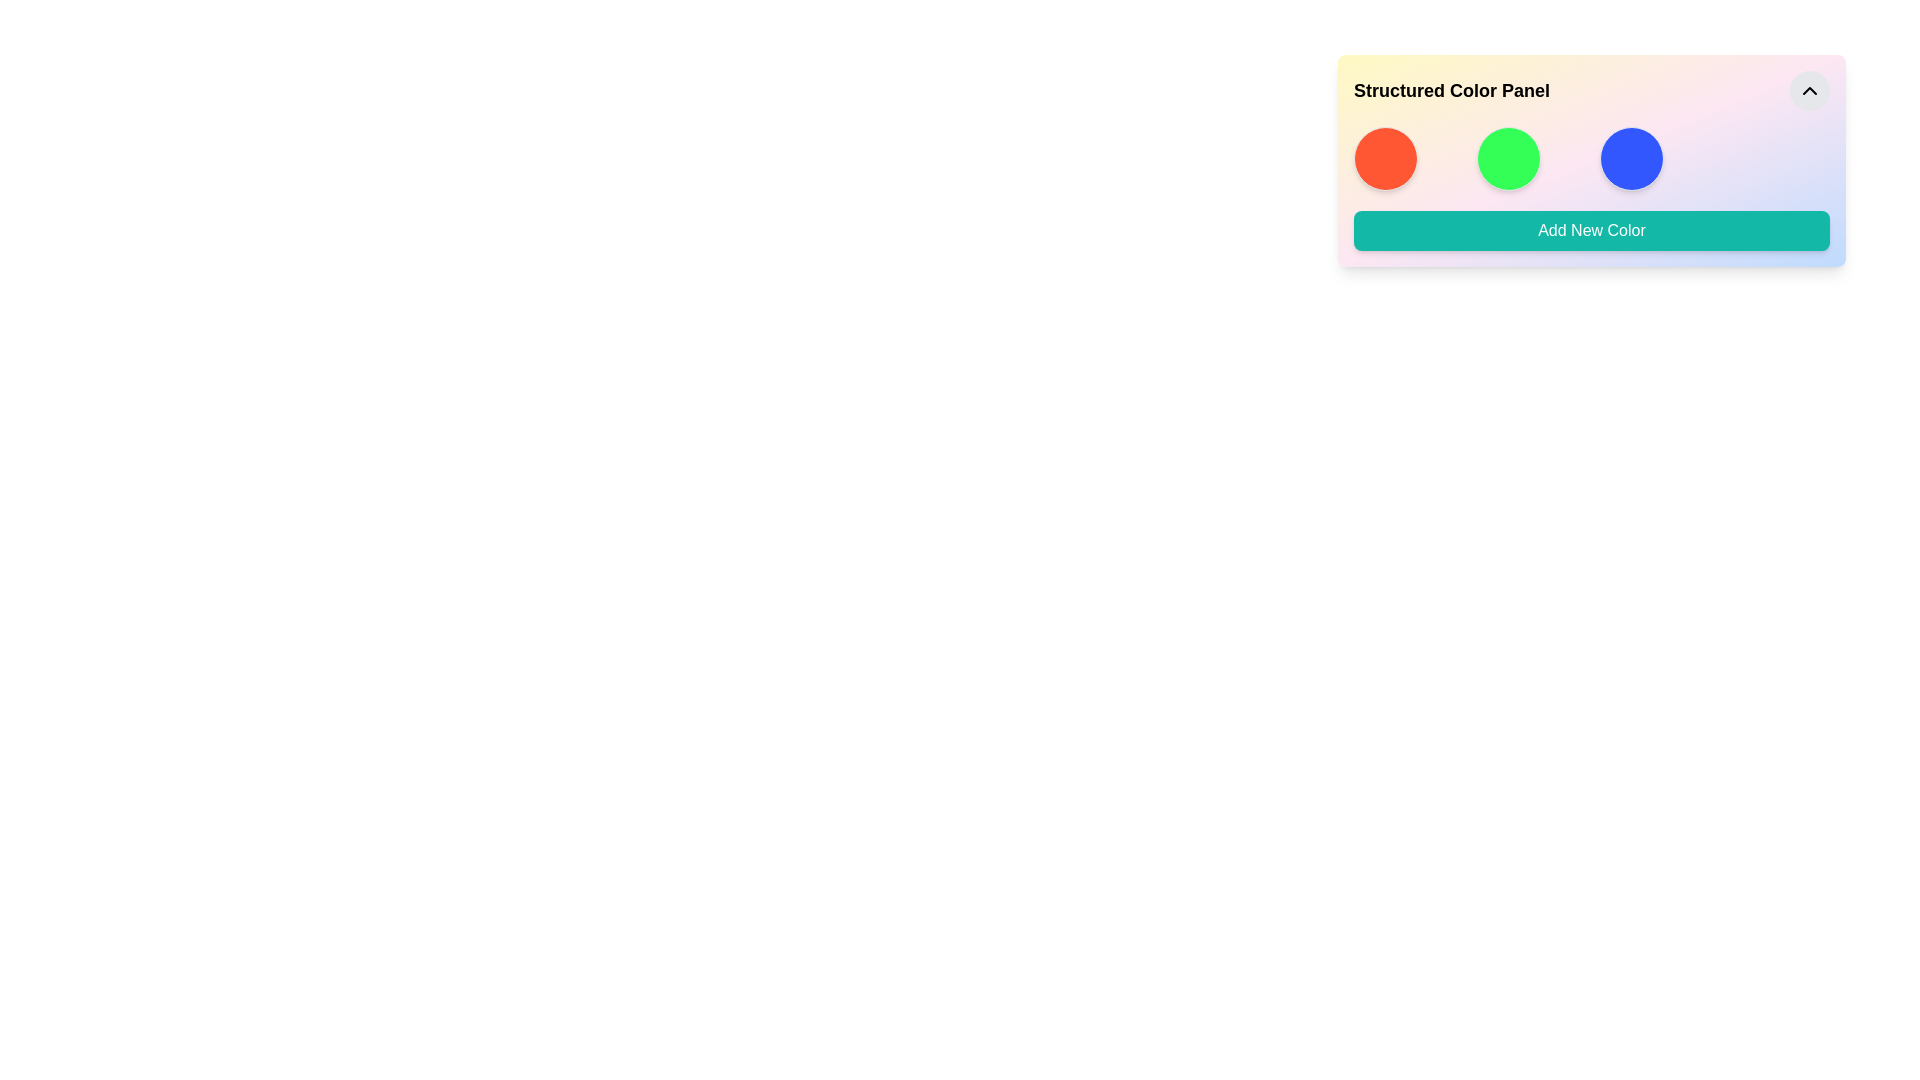 This screenshot has height=1080, width=1920. I want to click on the button located in the top-right corner of the 'Structured Color Panel', so click(1809, 91).